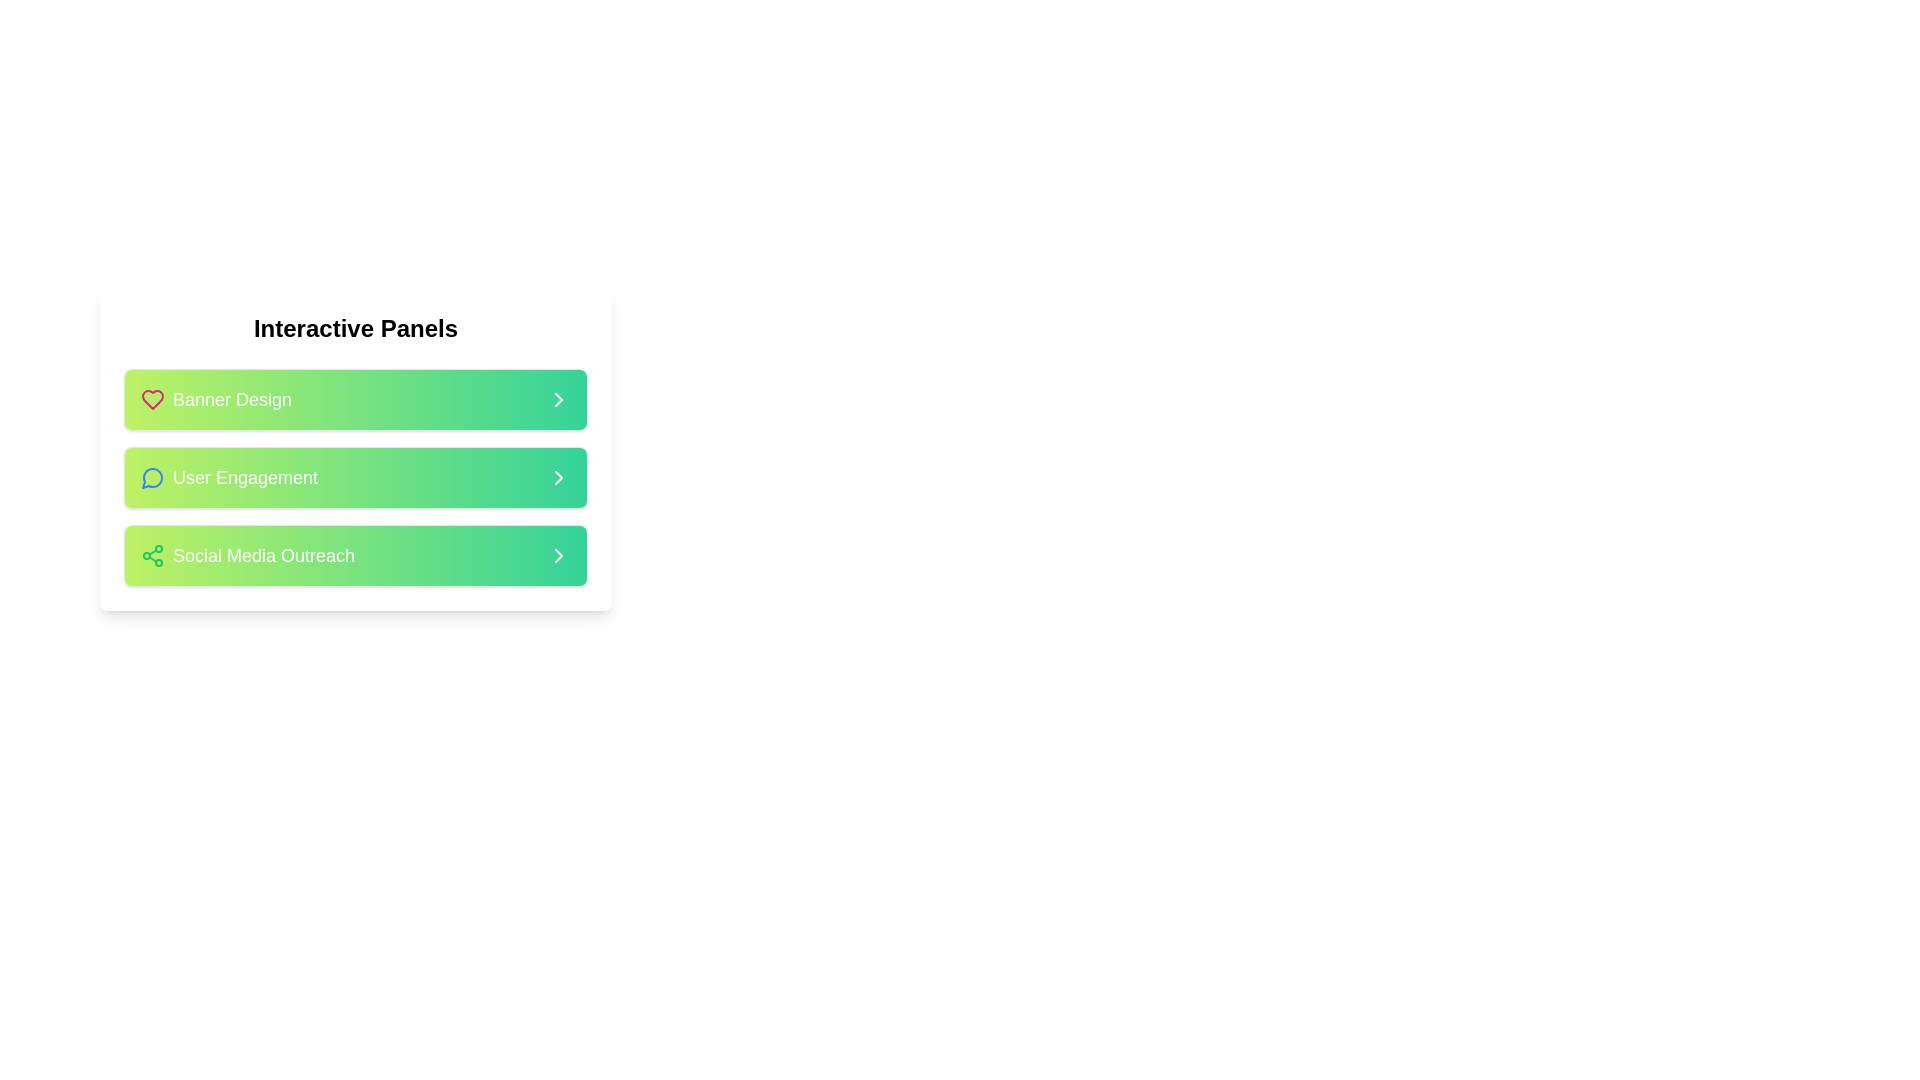  I want to click on the chevron icon located at the far-right side of the 'User Engagement' section, so click(558, 478).